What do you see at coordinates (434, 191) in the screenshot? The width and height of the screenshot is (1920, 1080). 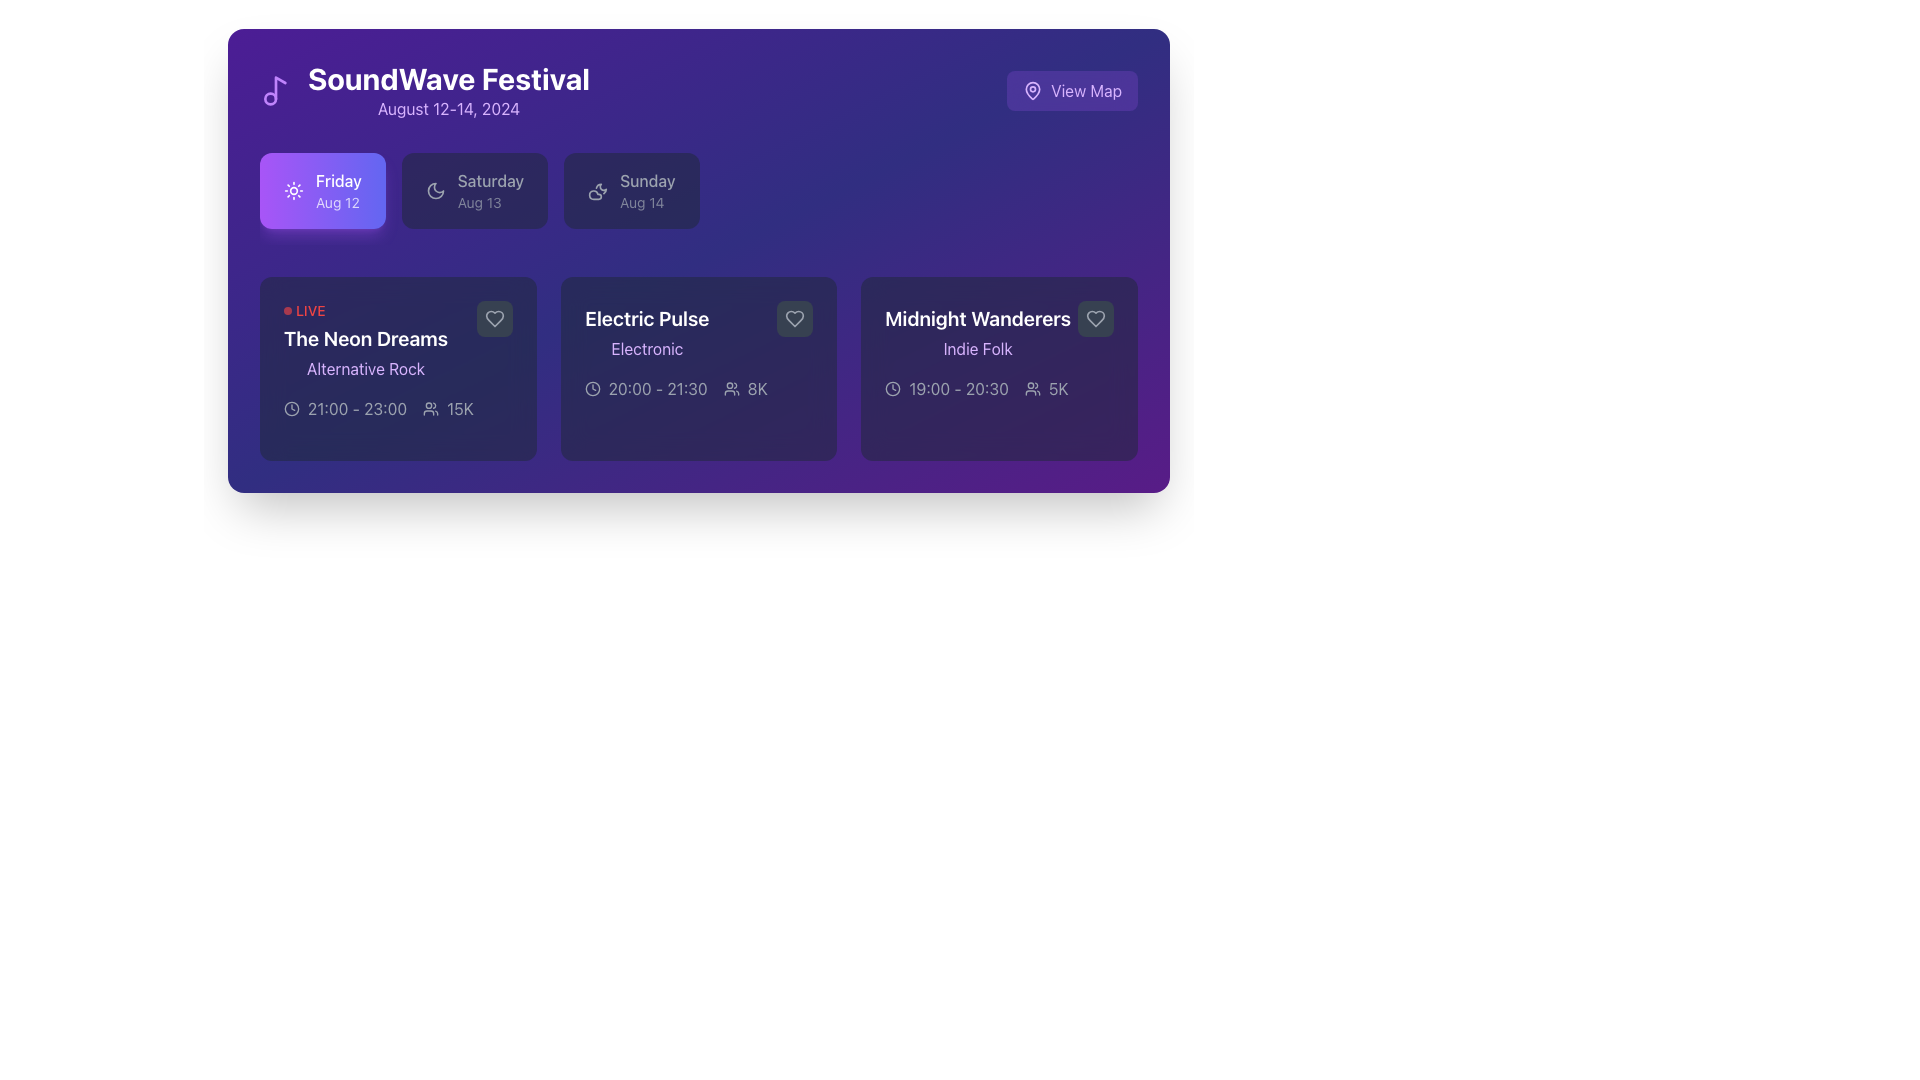 I see `the crescent moon SVG icon located near the top-right corner of the 'Friday Aug 12' button` at bounding box center [434, 191].